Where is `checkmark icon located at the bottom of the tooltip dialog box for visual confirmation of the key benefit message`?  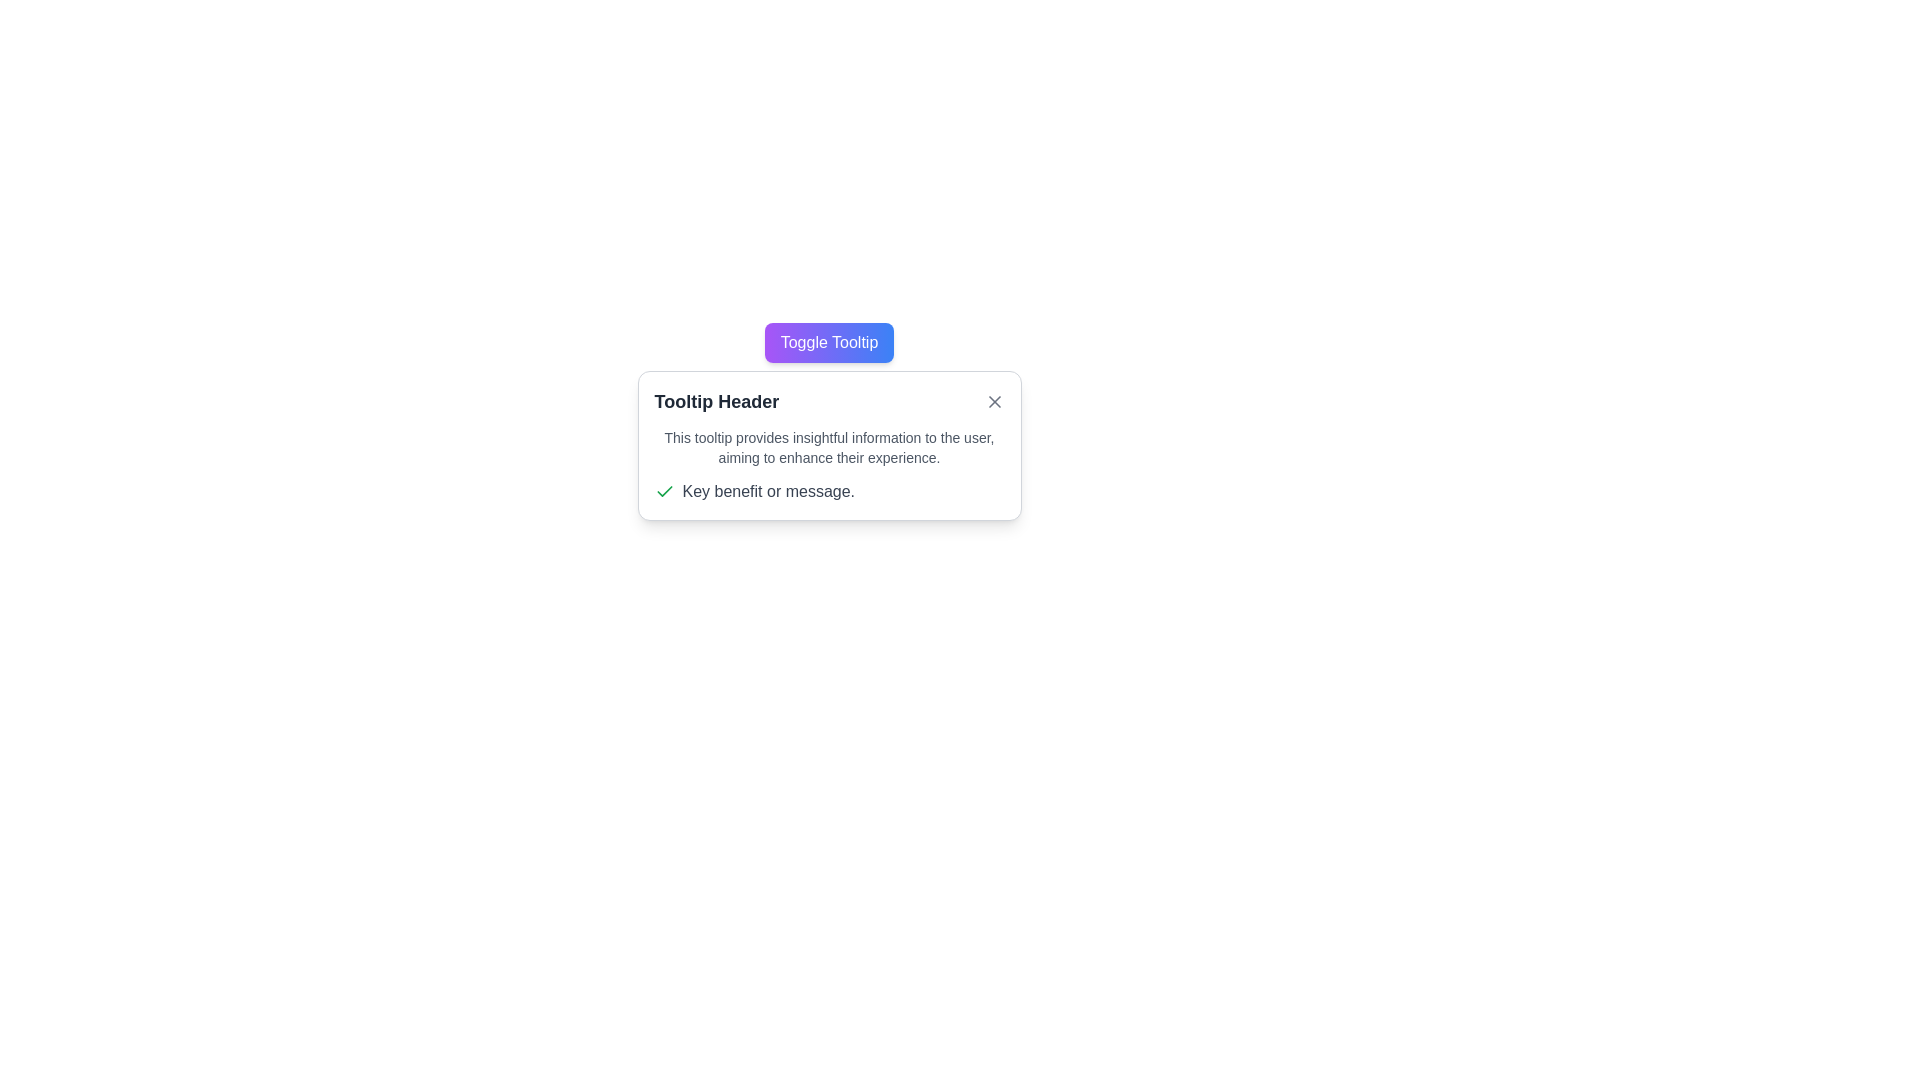 checkmark icon located at the bottom of the tooltip dialog box for visual confirmation of the key benefit message is located at coordinates (829, 492).